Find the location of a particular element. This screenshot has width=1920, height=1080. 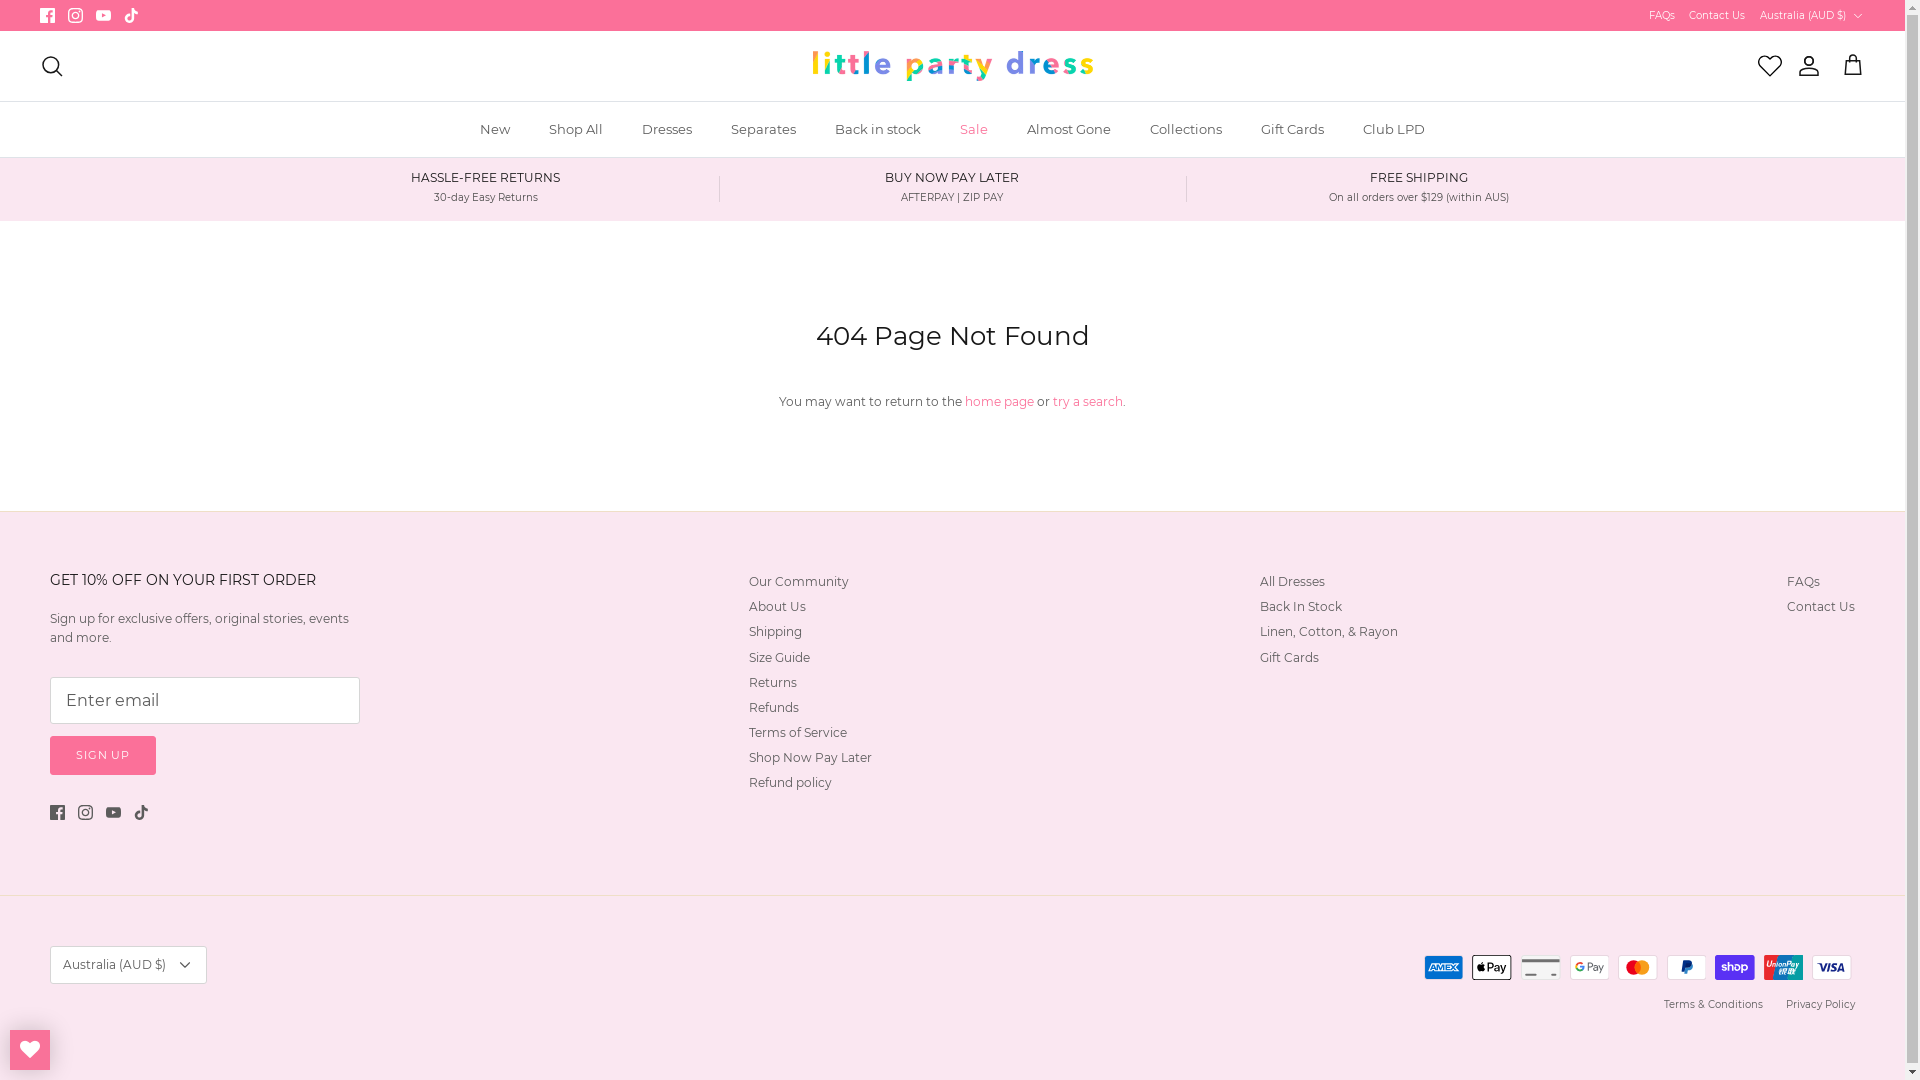

'home page' is located at coordinates (999, 401).